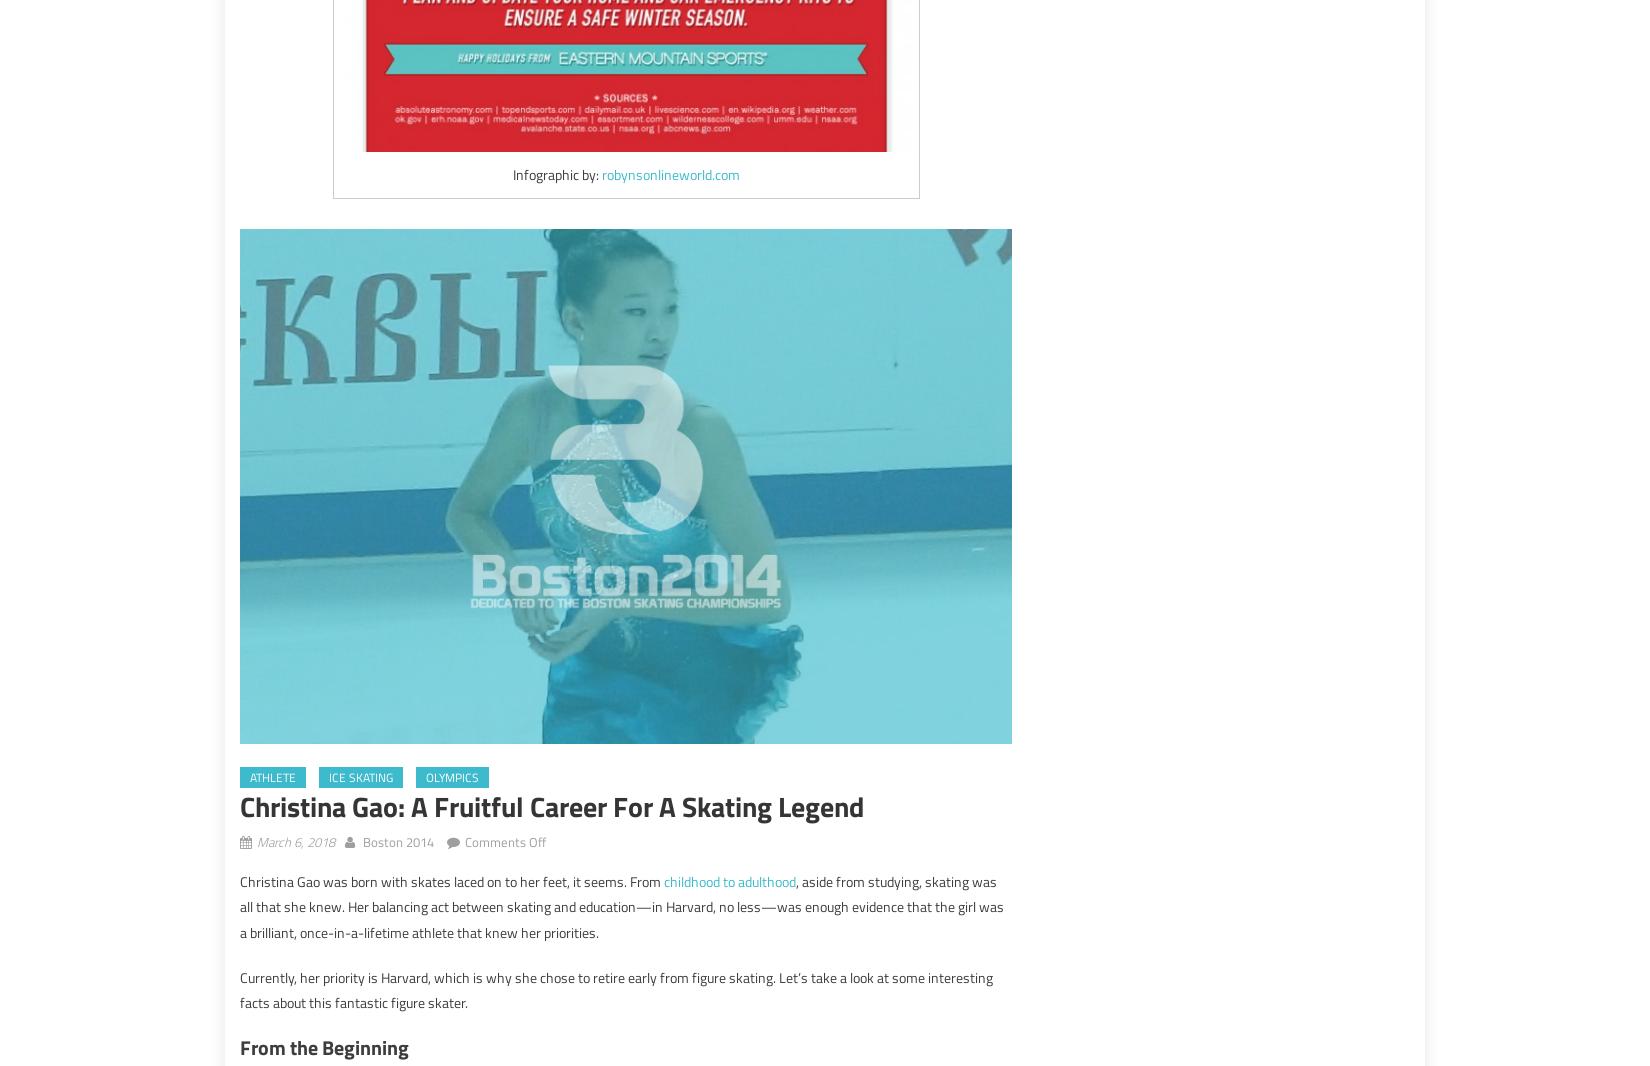 The height and width of the screenshot is (1066, 1650). I want to click on 'Boston 2014', so click(363, 840).